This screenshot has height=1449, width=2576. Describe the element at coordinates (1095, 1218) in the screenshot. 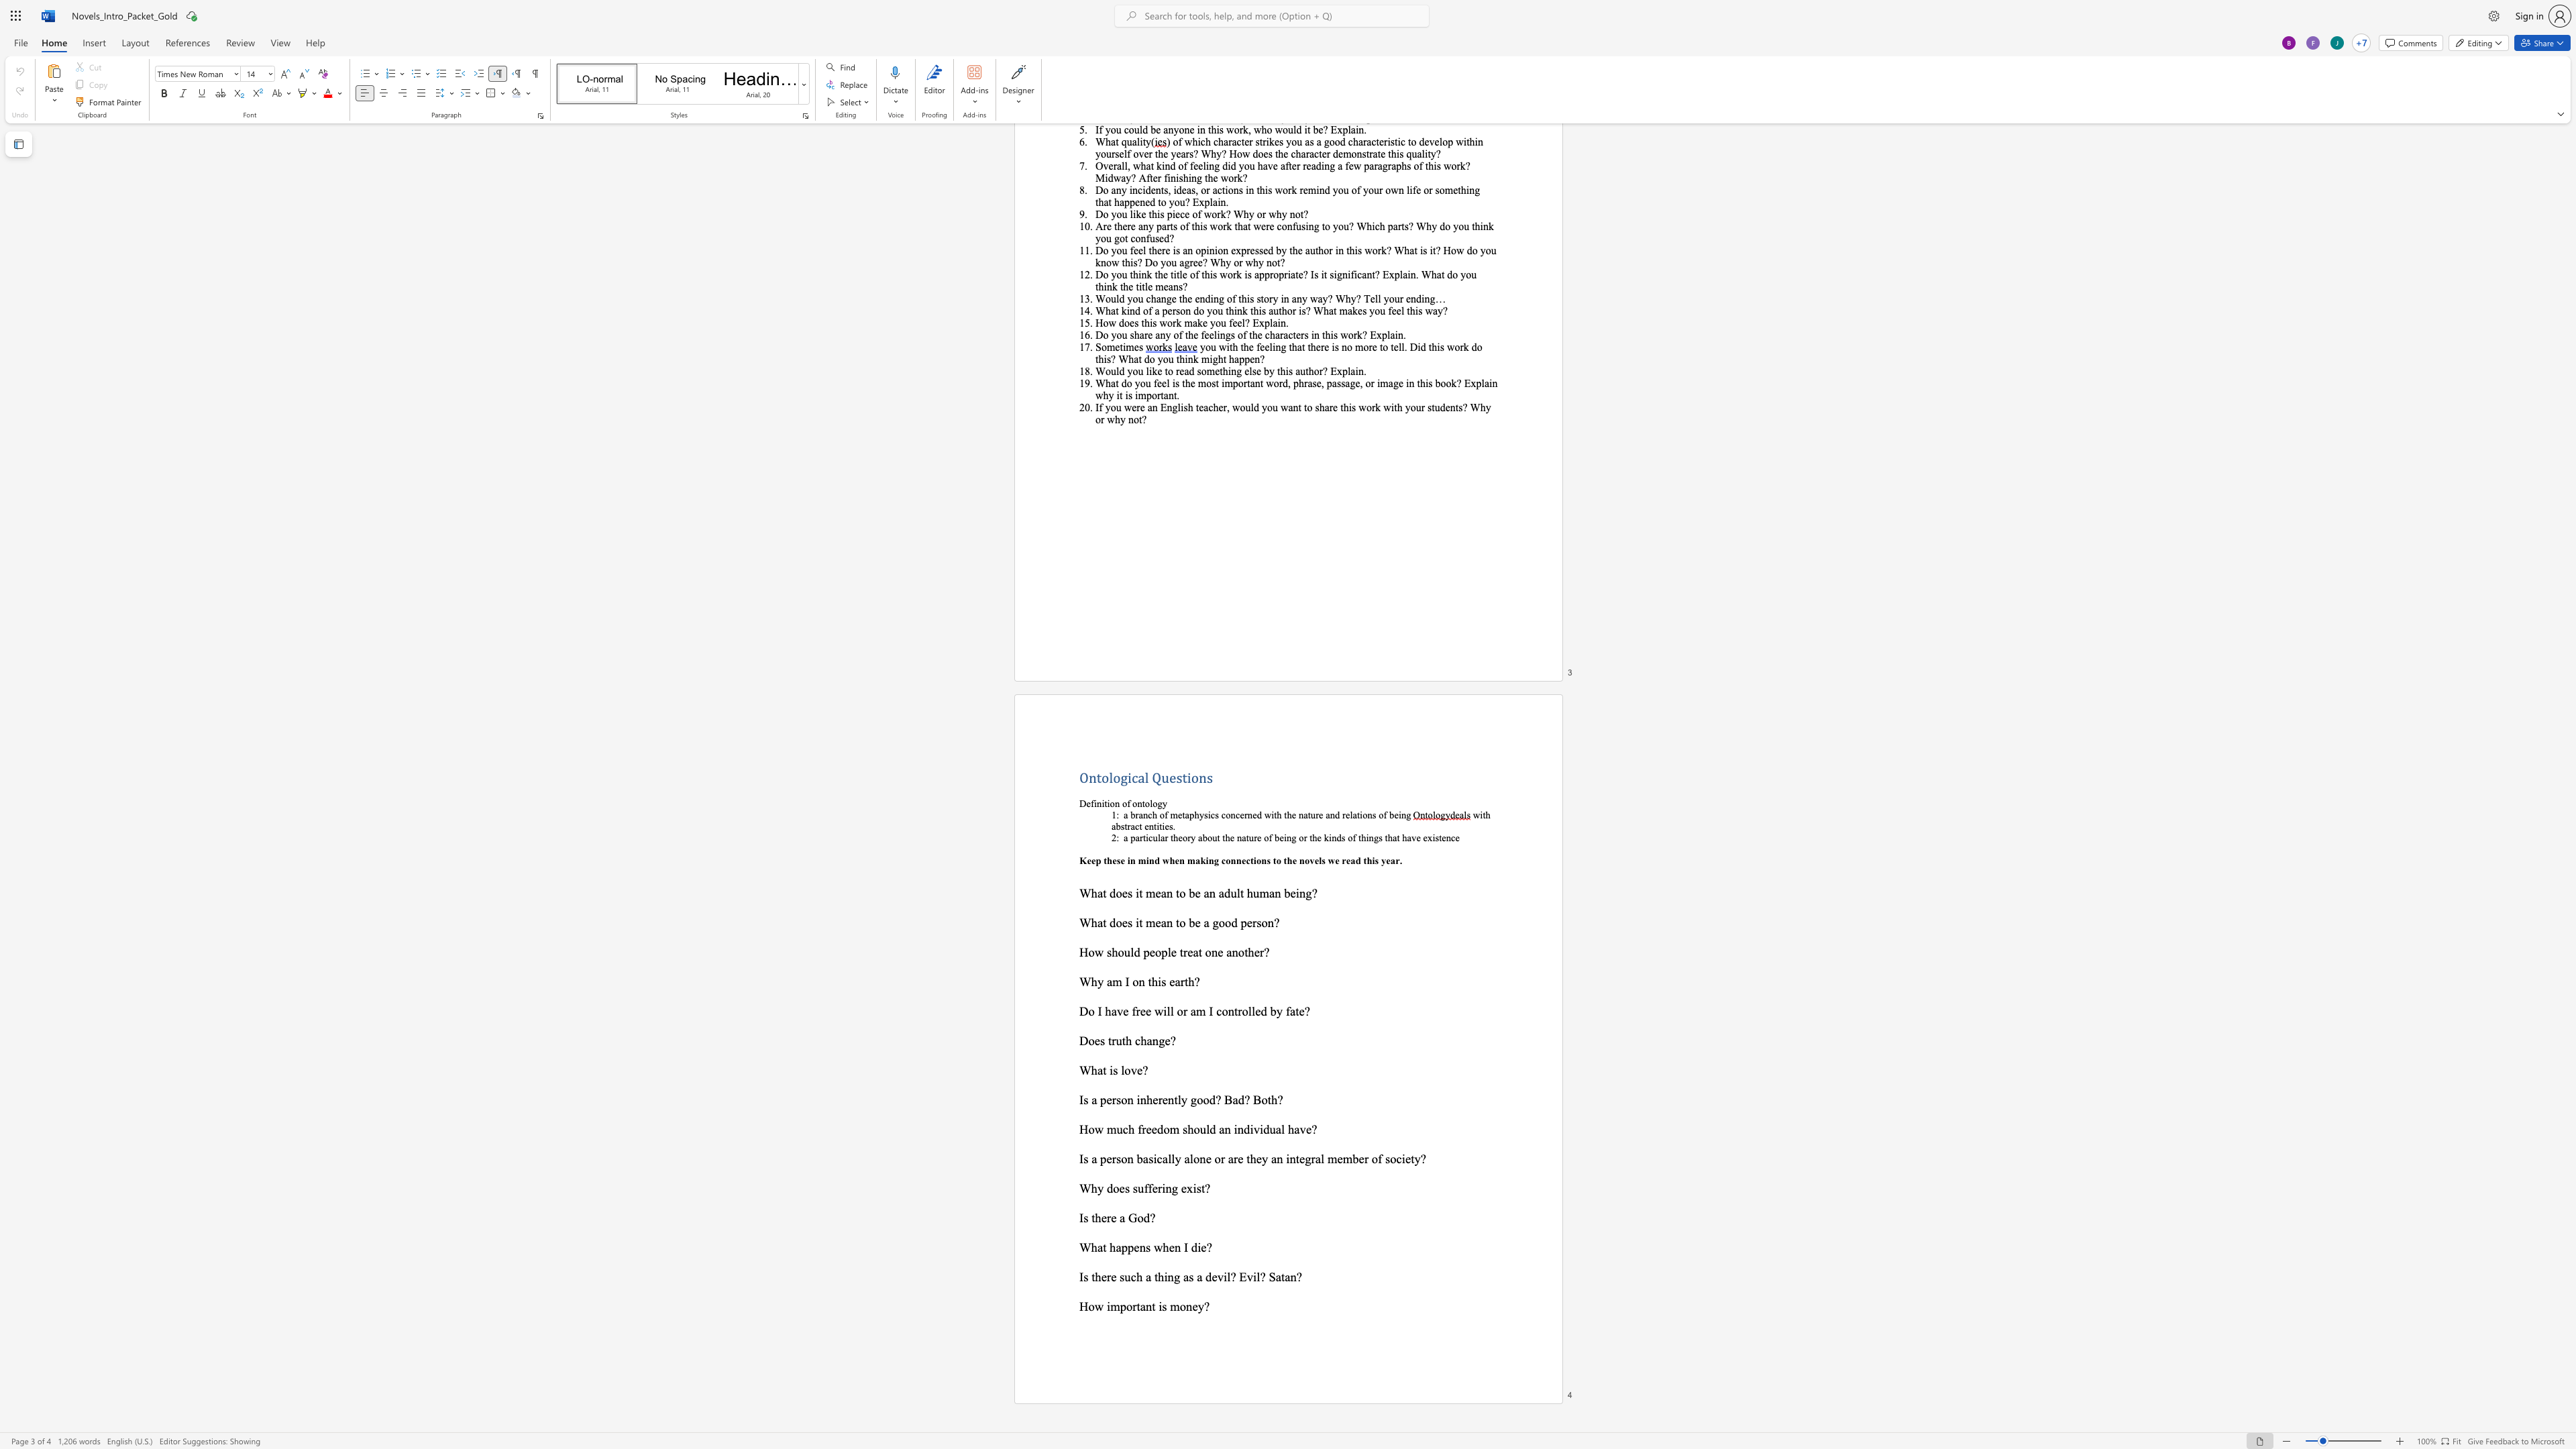

I see `the space between the continuous character "t" and "h" in the text` at that location.